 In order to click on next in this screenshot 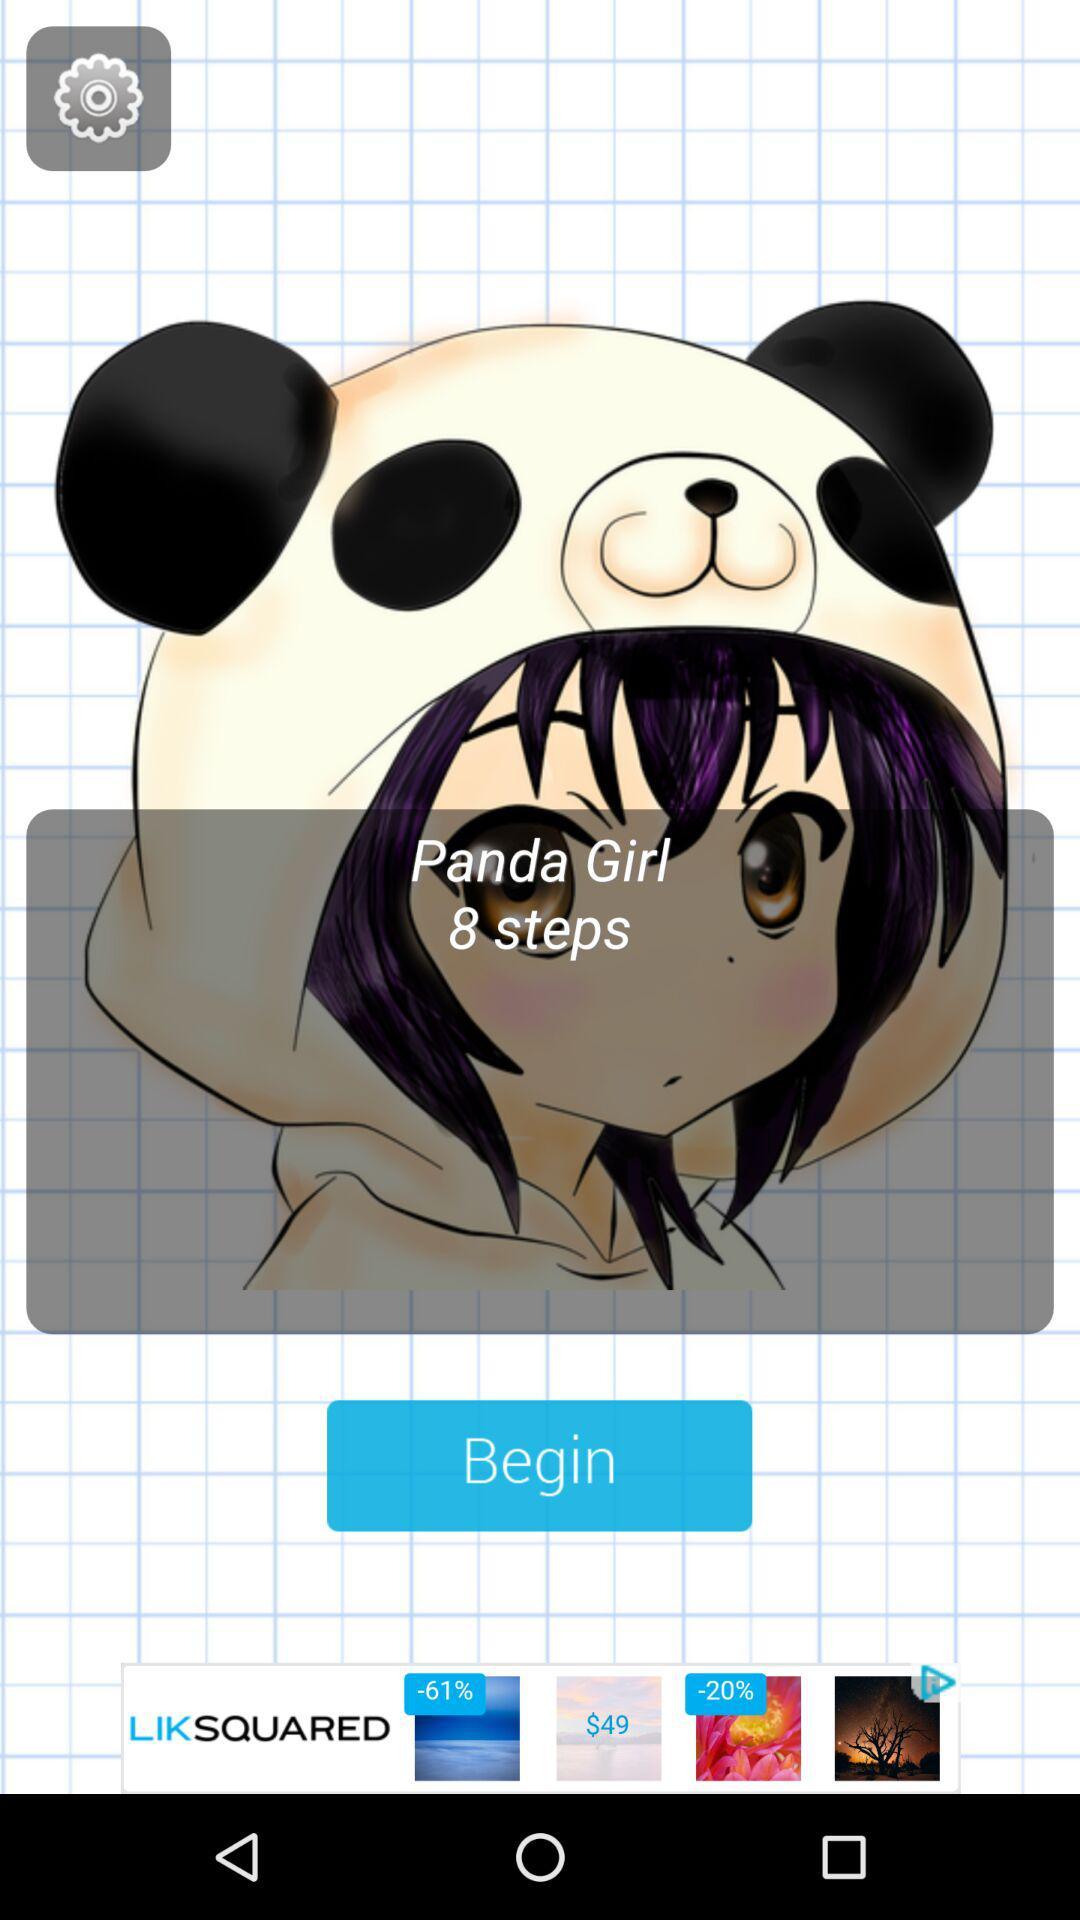, I will do `click(538, 1465)`.